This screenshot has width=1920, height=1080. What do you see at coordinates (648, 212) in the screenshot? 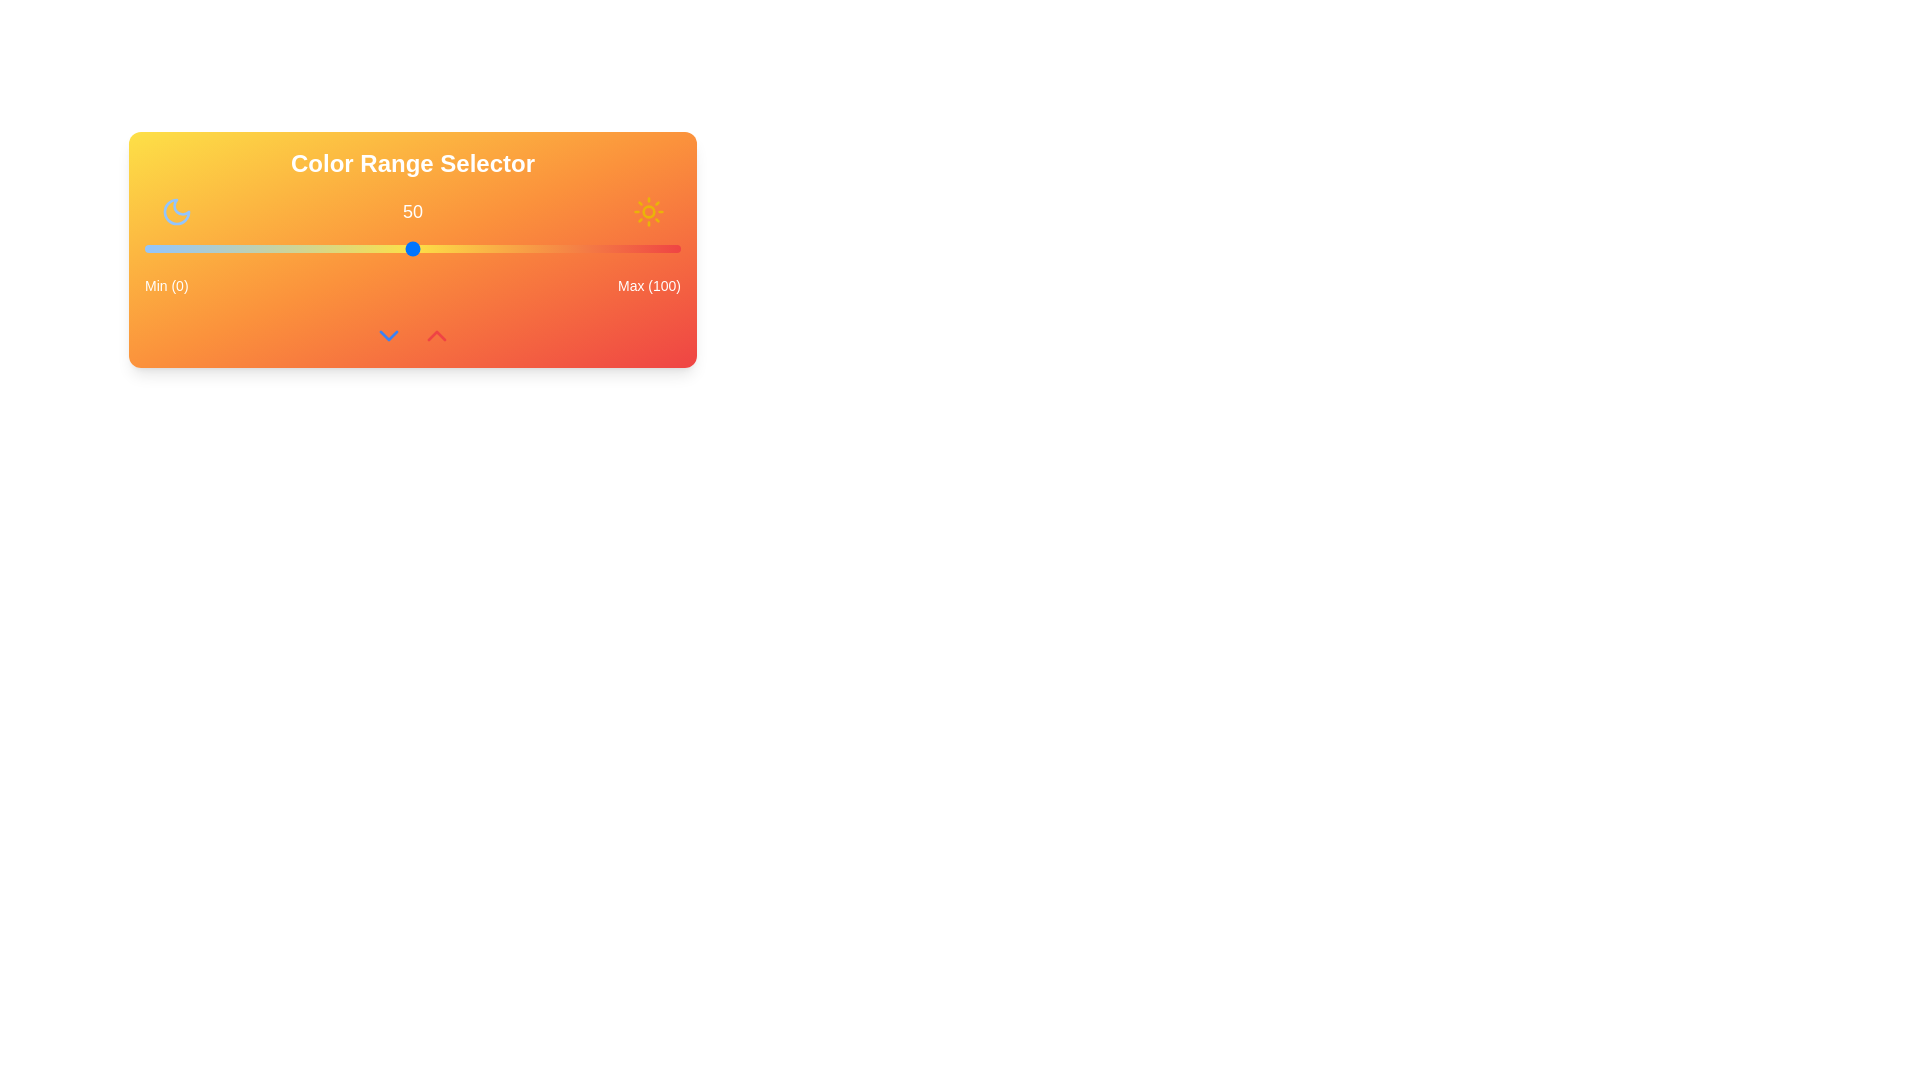
I see `the Sun icon to provide visual feedback` at bounding box center [648, 212].